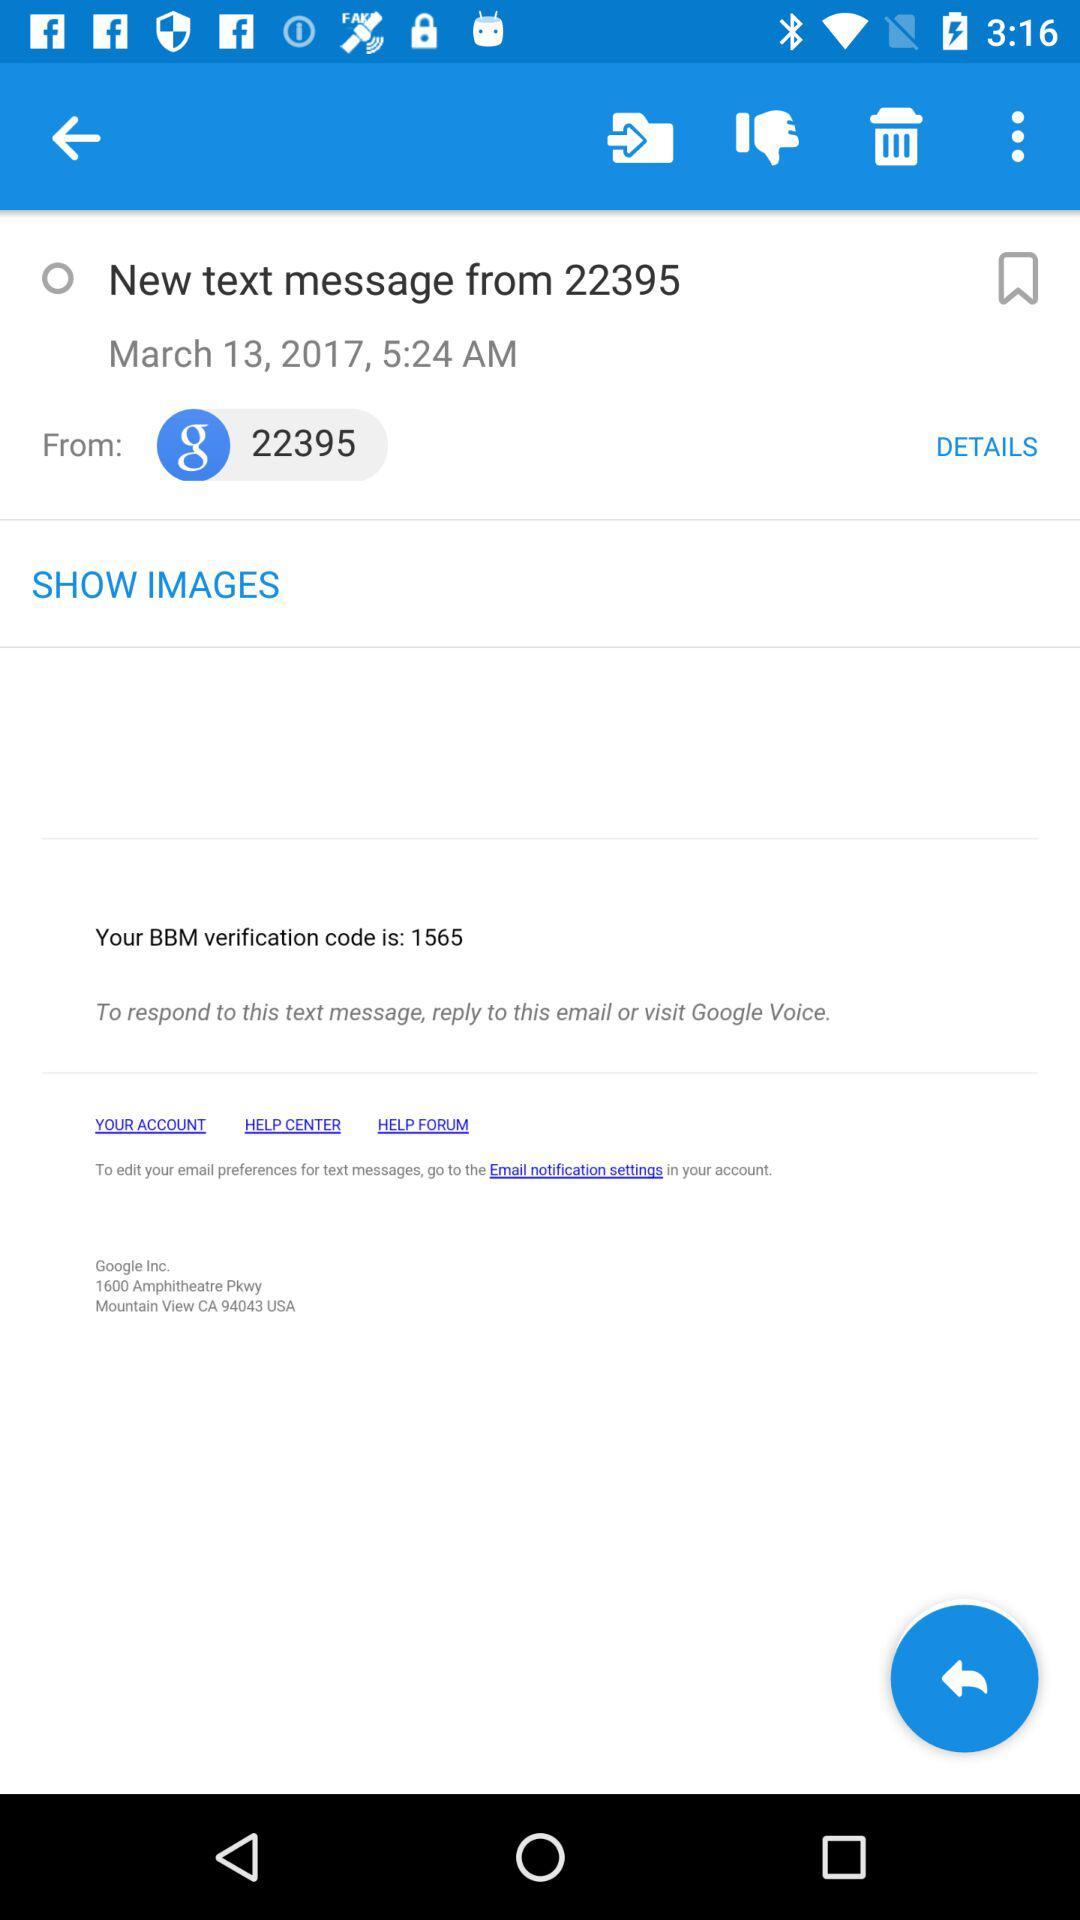  I want to click on button, so click(56, 277).